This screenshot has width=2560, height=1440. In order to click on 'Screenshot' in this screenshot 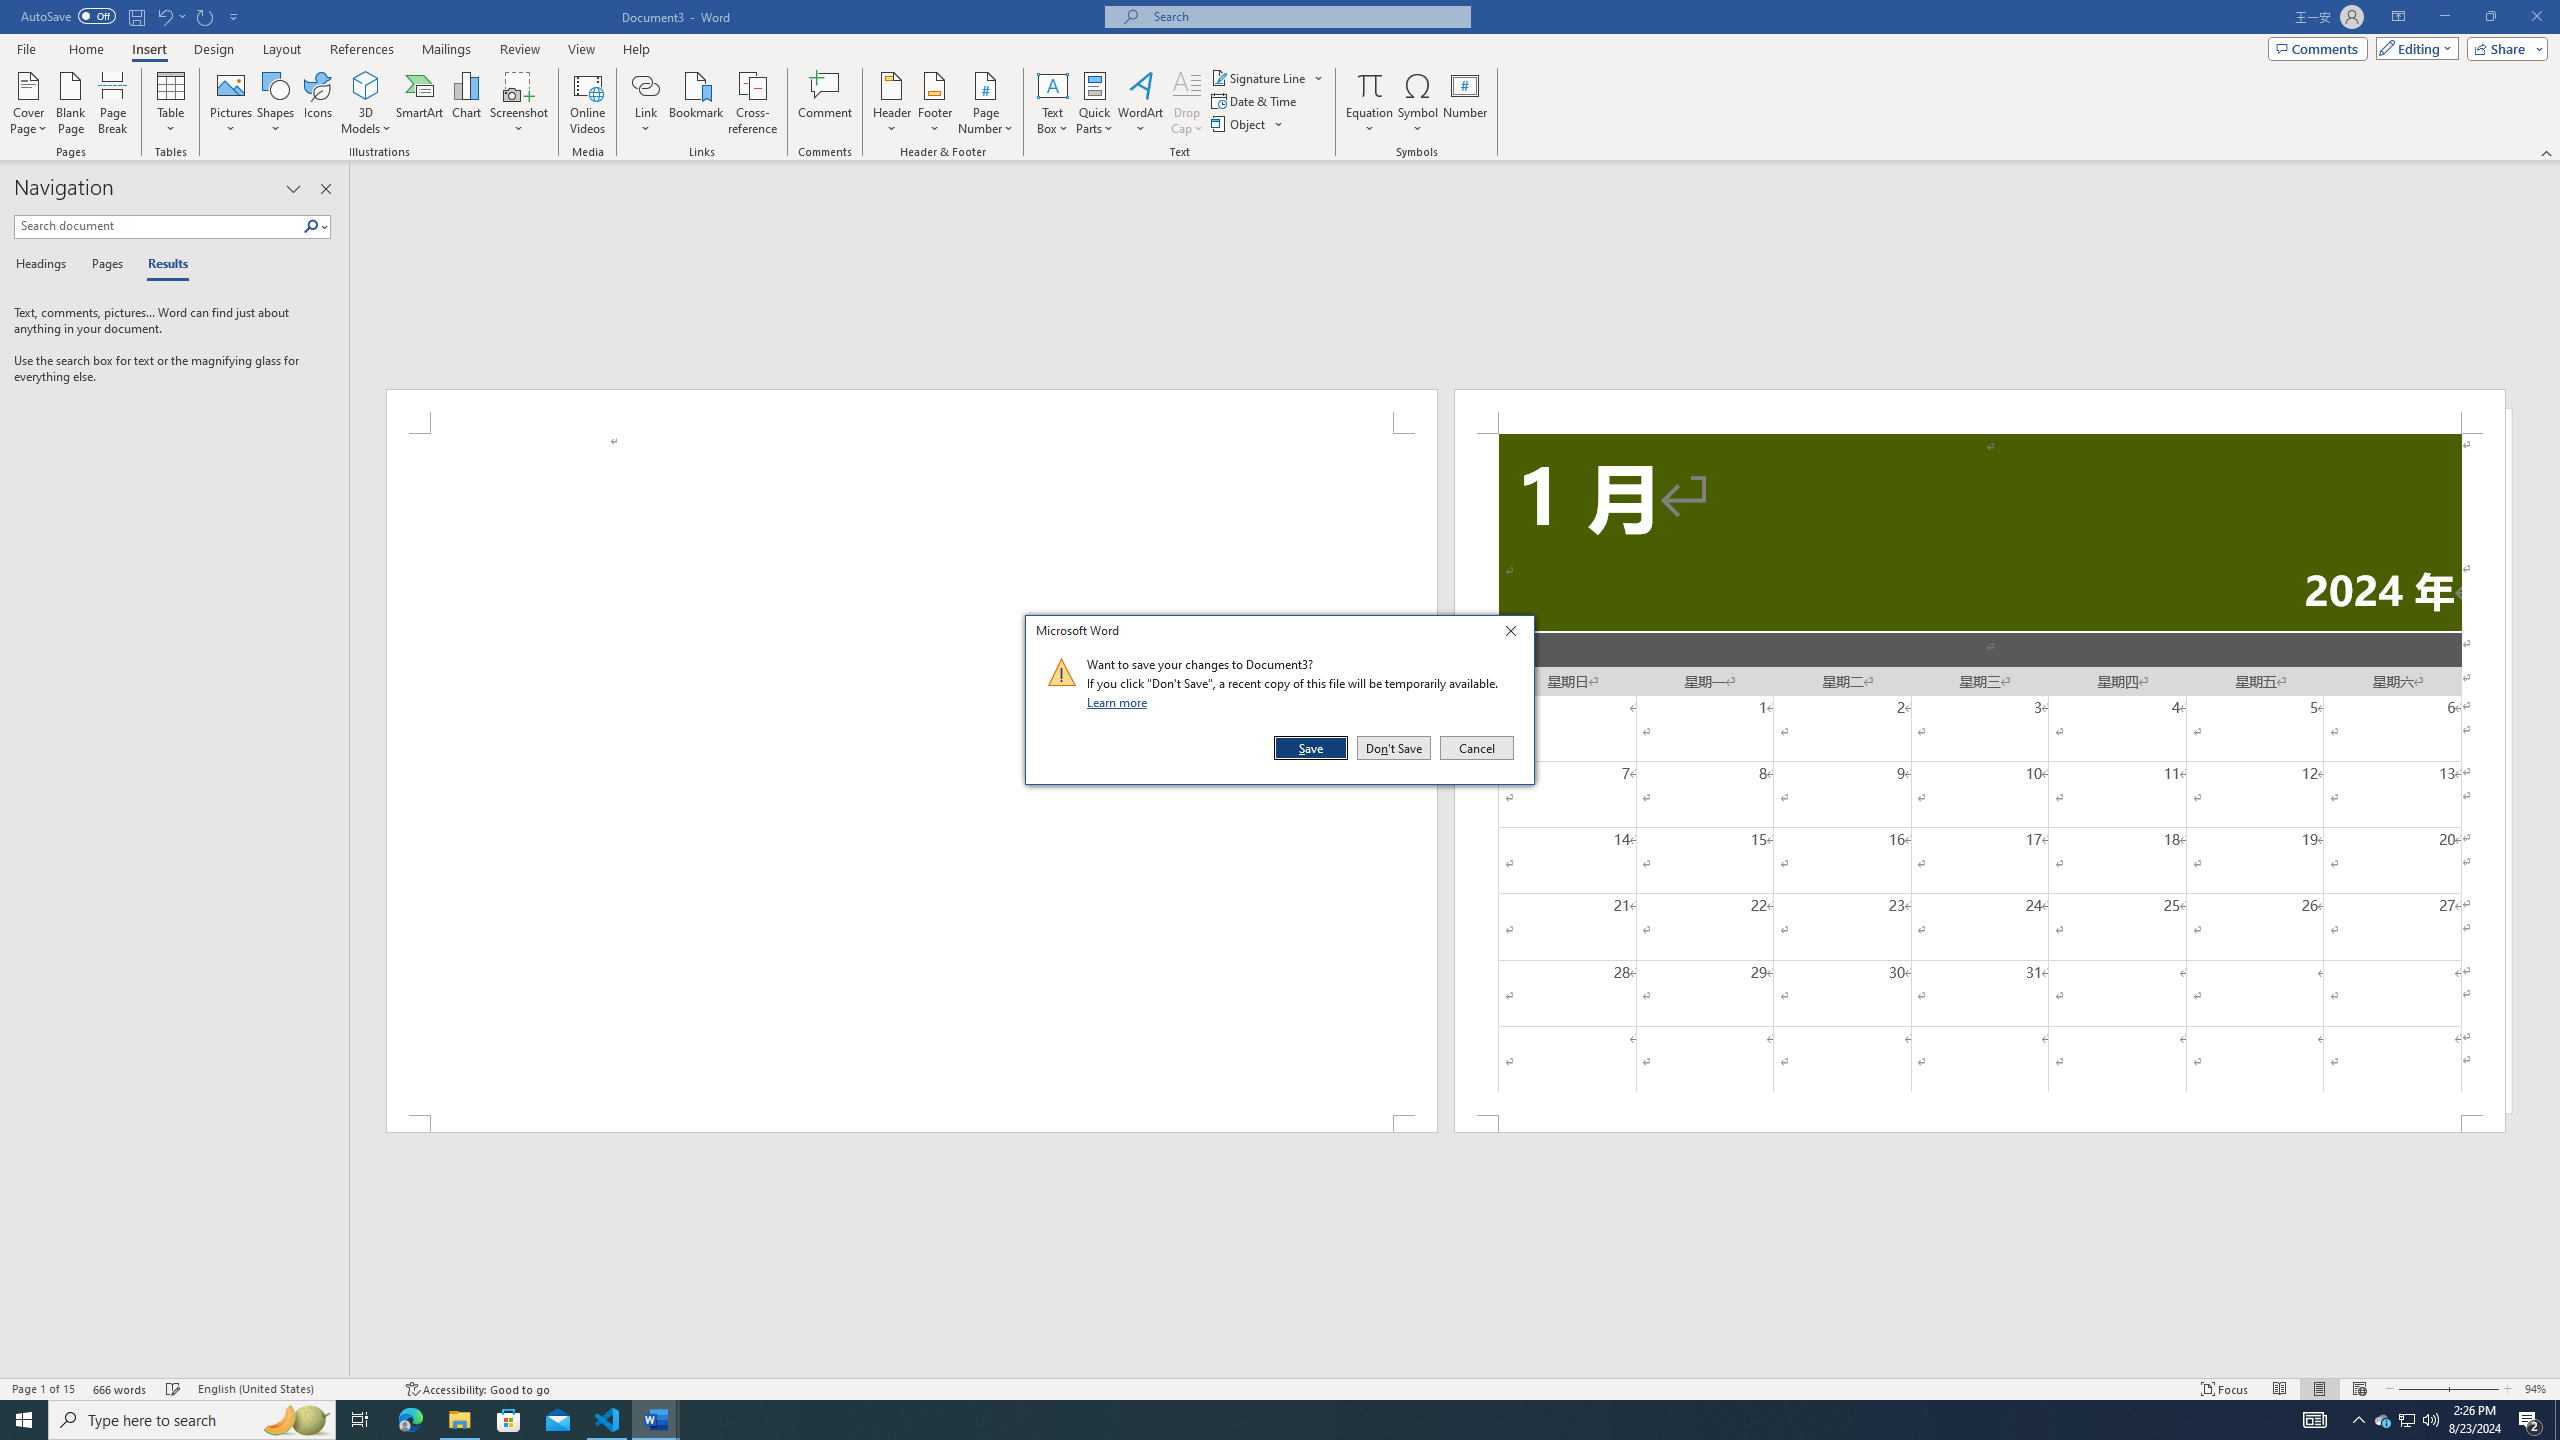, I will do `click(518, 103)`.